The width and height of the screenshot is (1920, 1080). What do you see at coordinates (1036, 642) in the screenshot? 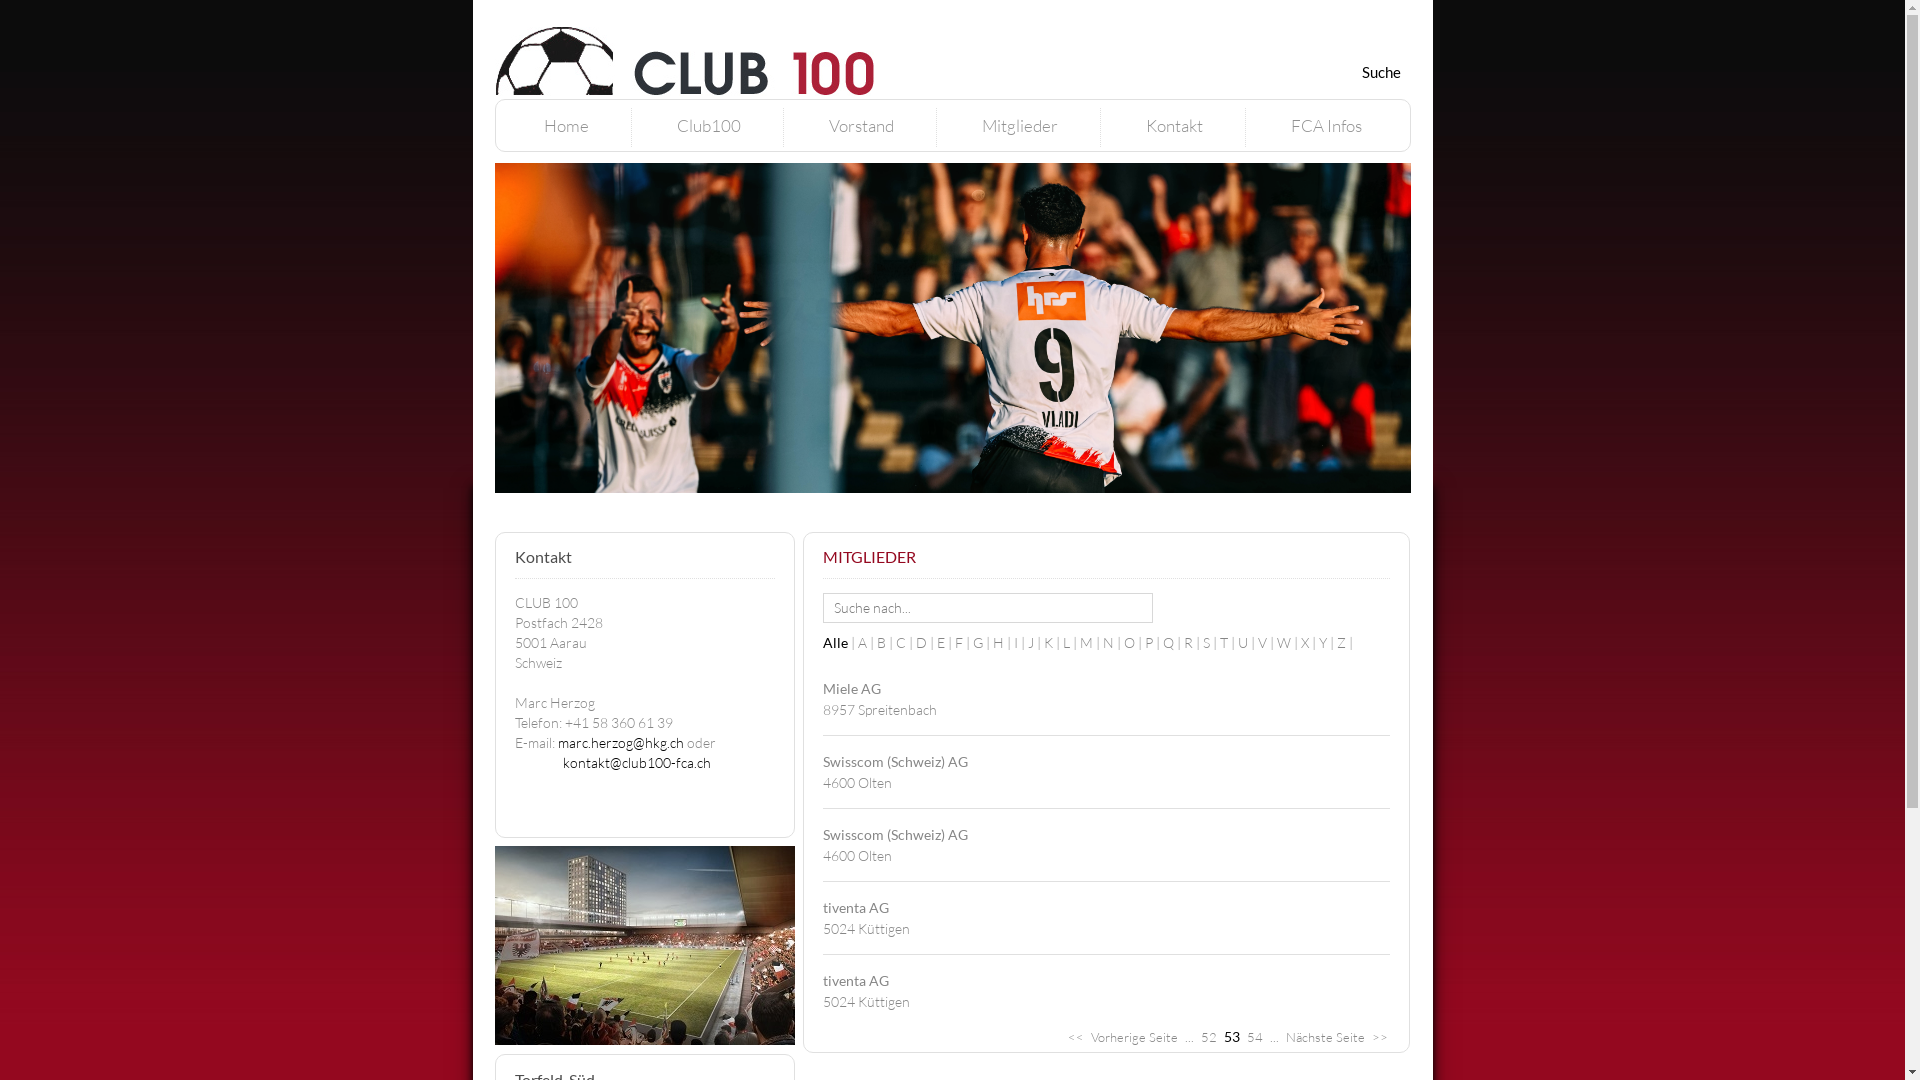
I see `'J'` at bounding box center [1036, 642].